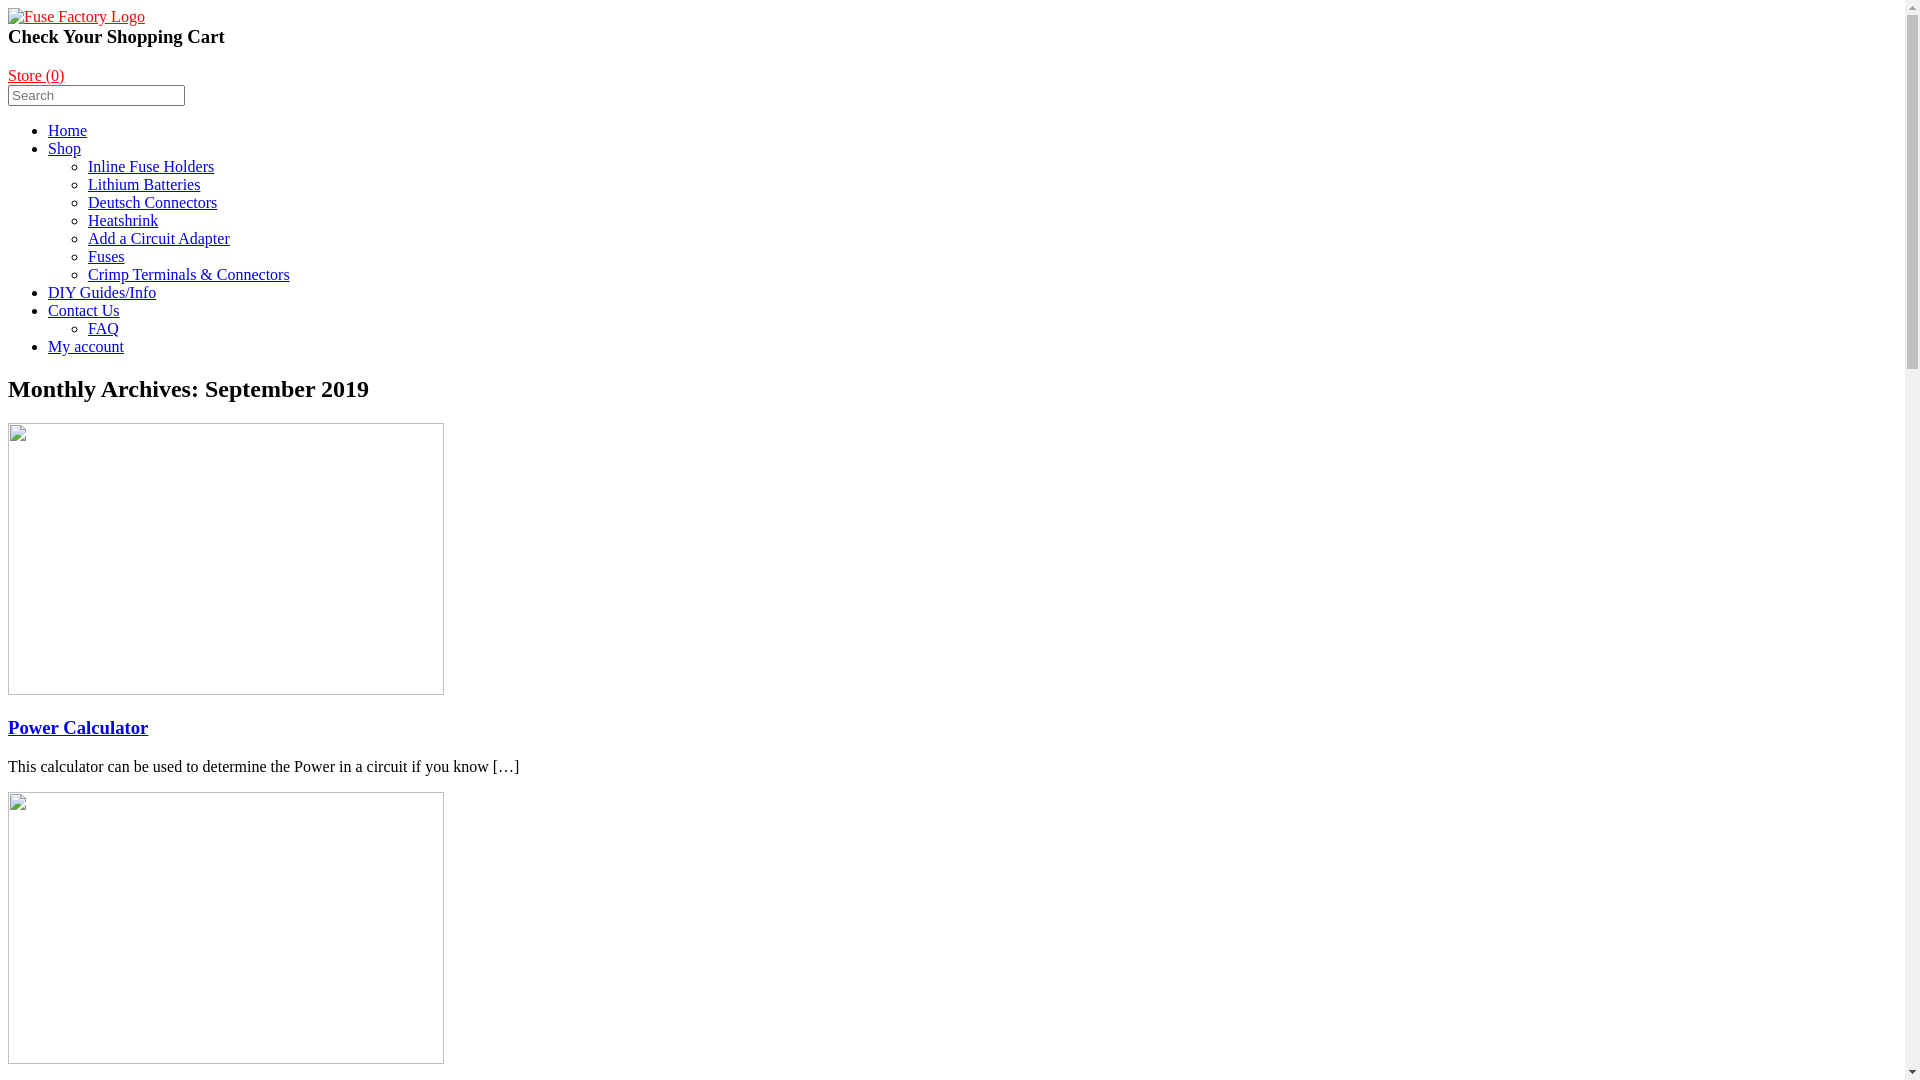 This screenshot has width=1920, height=1080. Describe the element at coordinates (143, 184) in the screenshot. I see `'Lithium Batteries'` at that location.